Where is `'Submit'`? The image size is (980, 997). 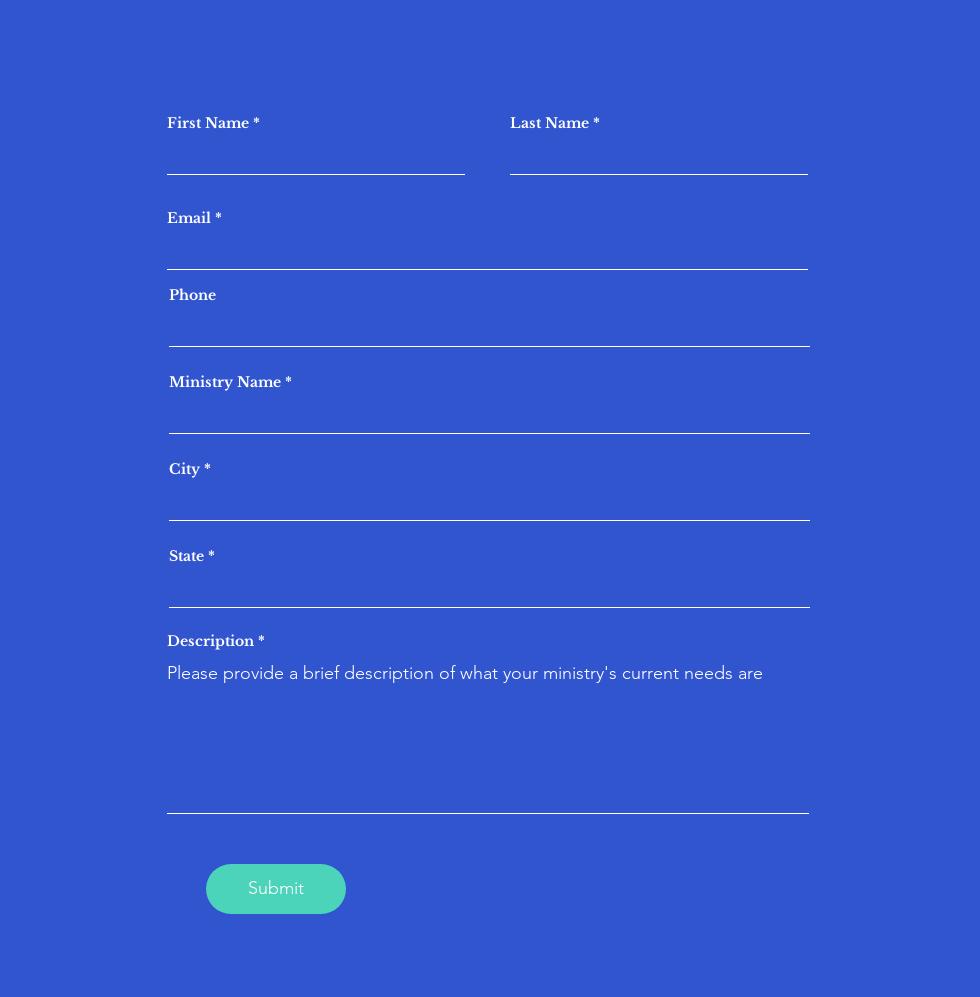
'Submit' is located at coordinates (275, 887).